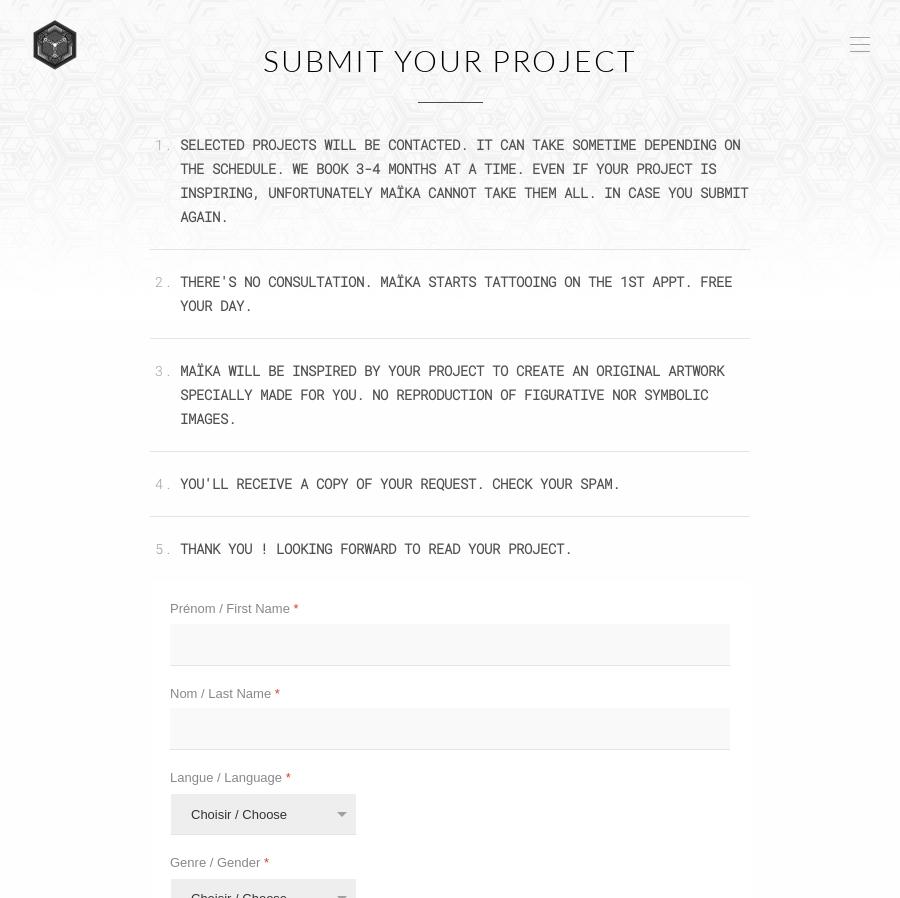  What do you see at coordinates (170, 777) in the screenshot?
I see `'Langue / Language'` at bounding box center [170, 777].